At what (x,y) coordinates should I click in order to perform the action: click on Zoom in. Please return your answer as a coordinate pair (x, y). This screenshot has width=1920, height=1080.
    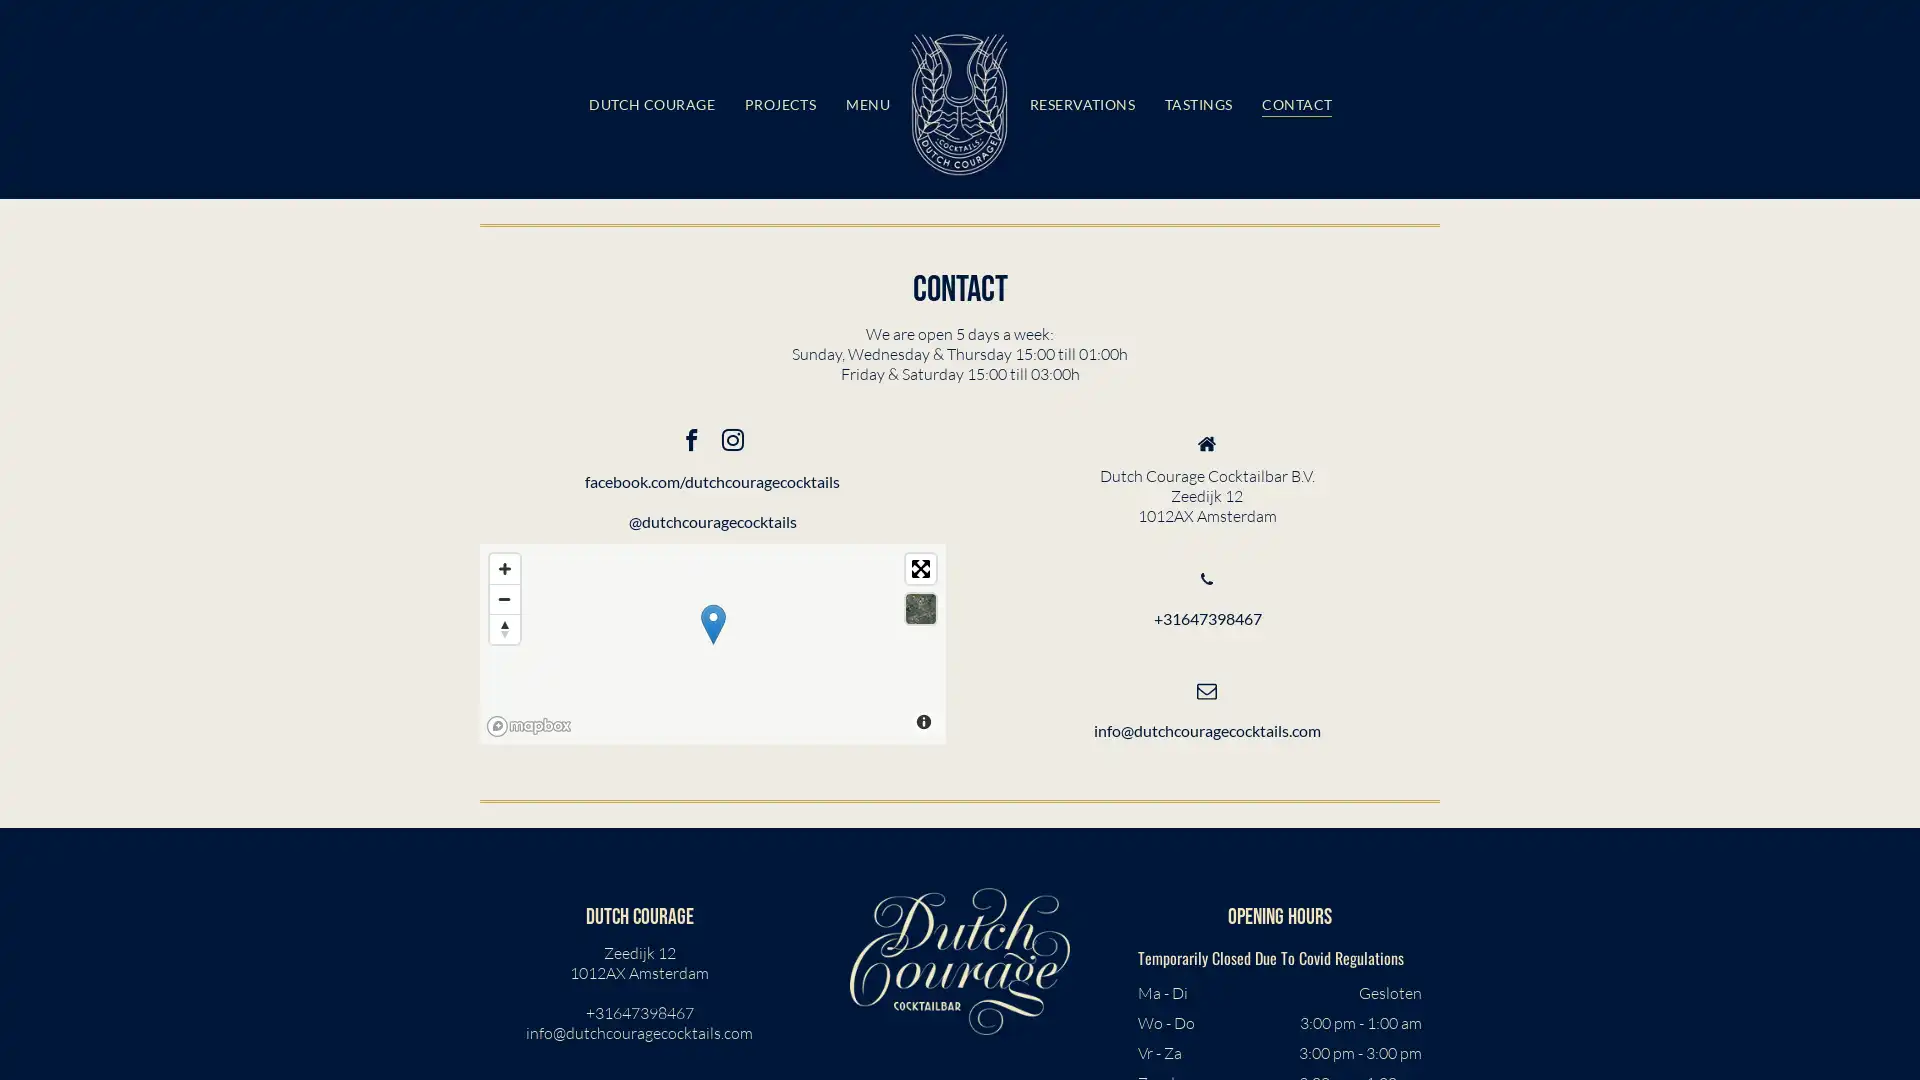
    Looking at the image, I should click on (504, 567).